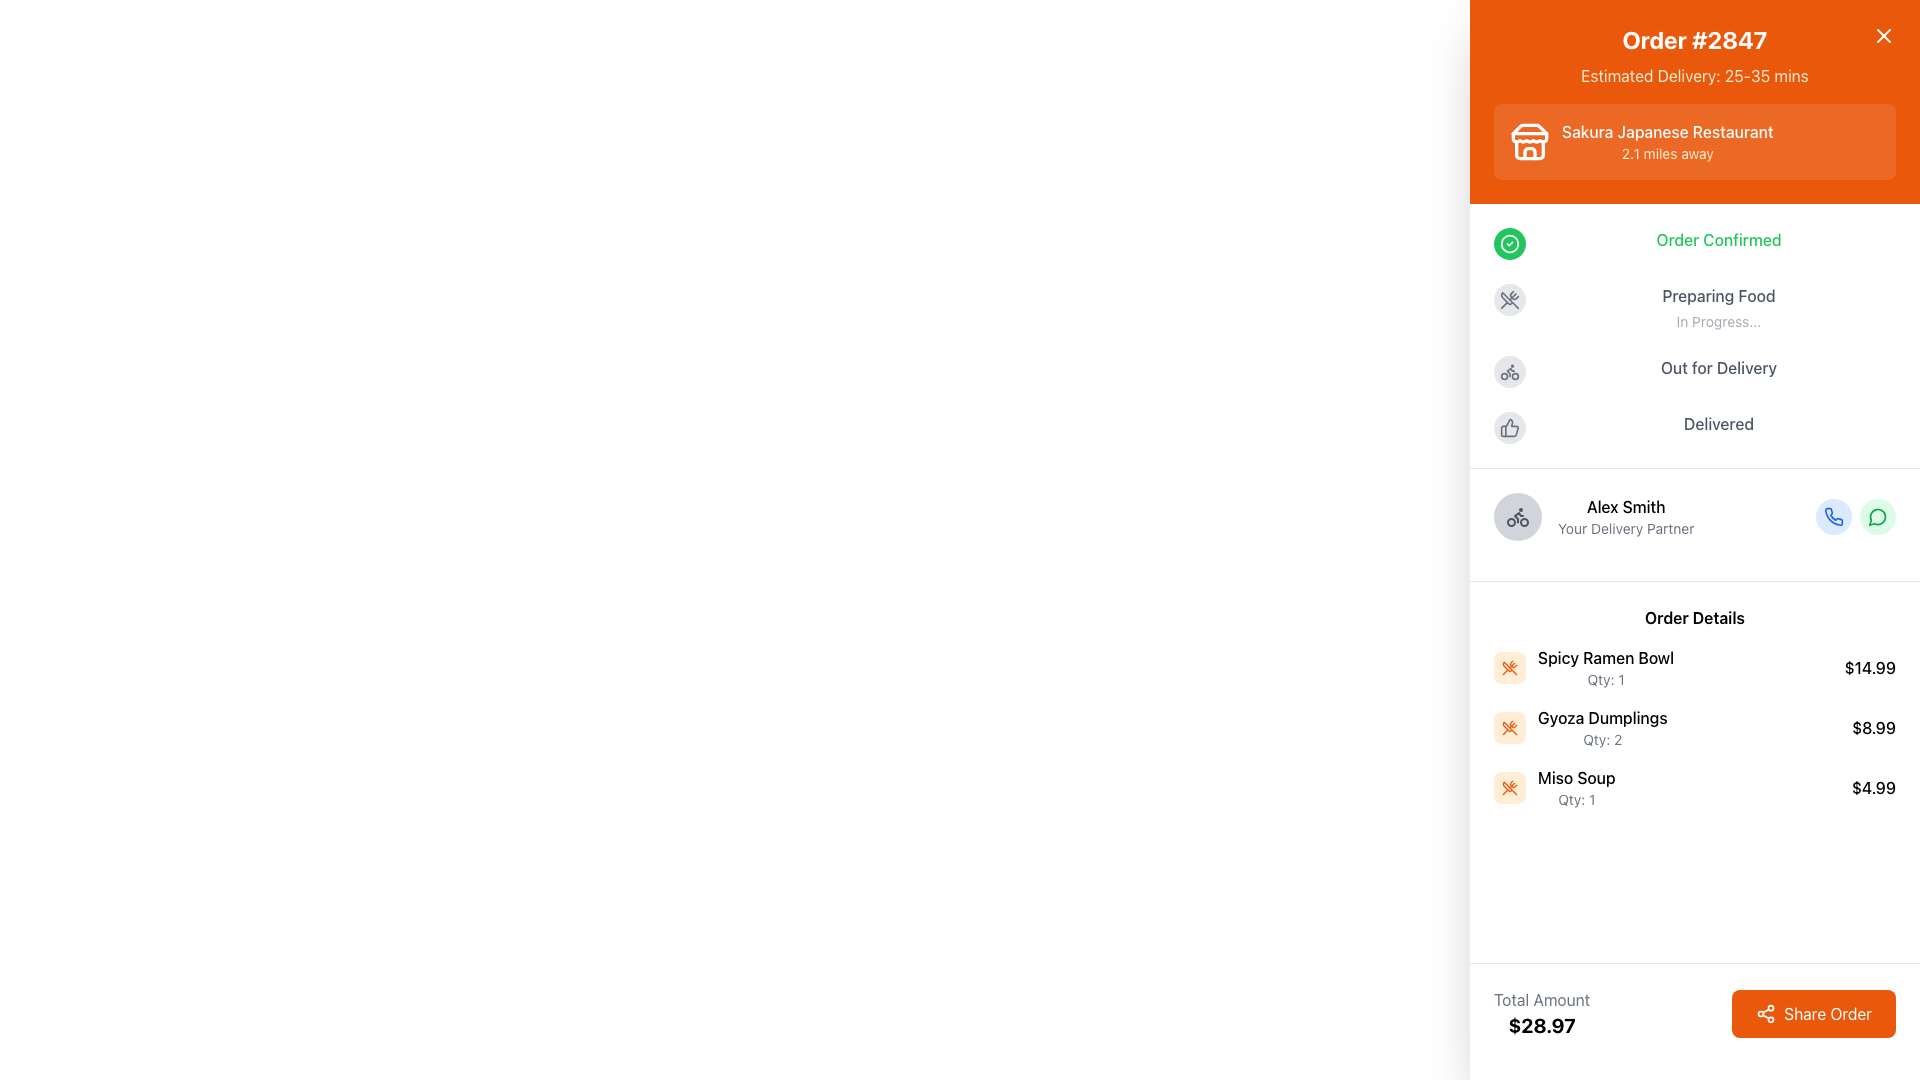 This screenshot has height=1080, width=1920. I want to click on the 'Miso Soup' list item in the 'Order Details' section, so click(1693, 786).